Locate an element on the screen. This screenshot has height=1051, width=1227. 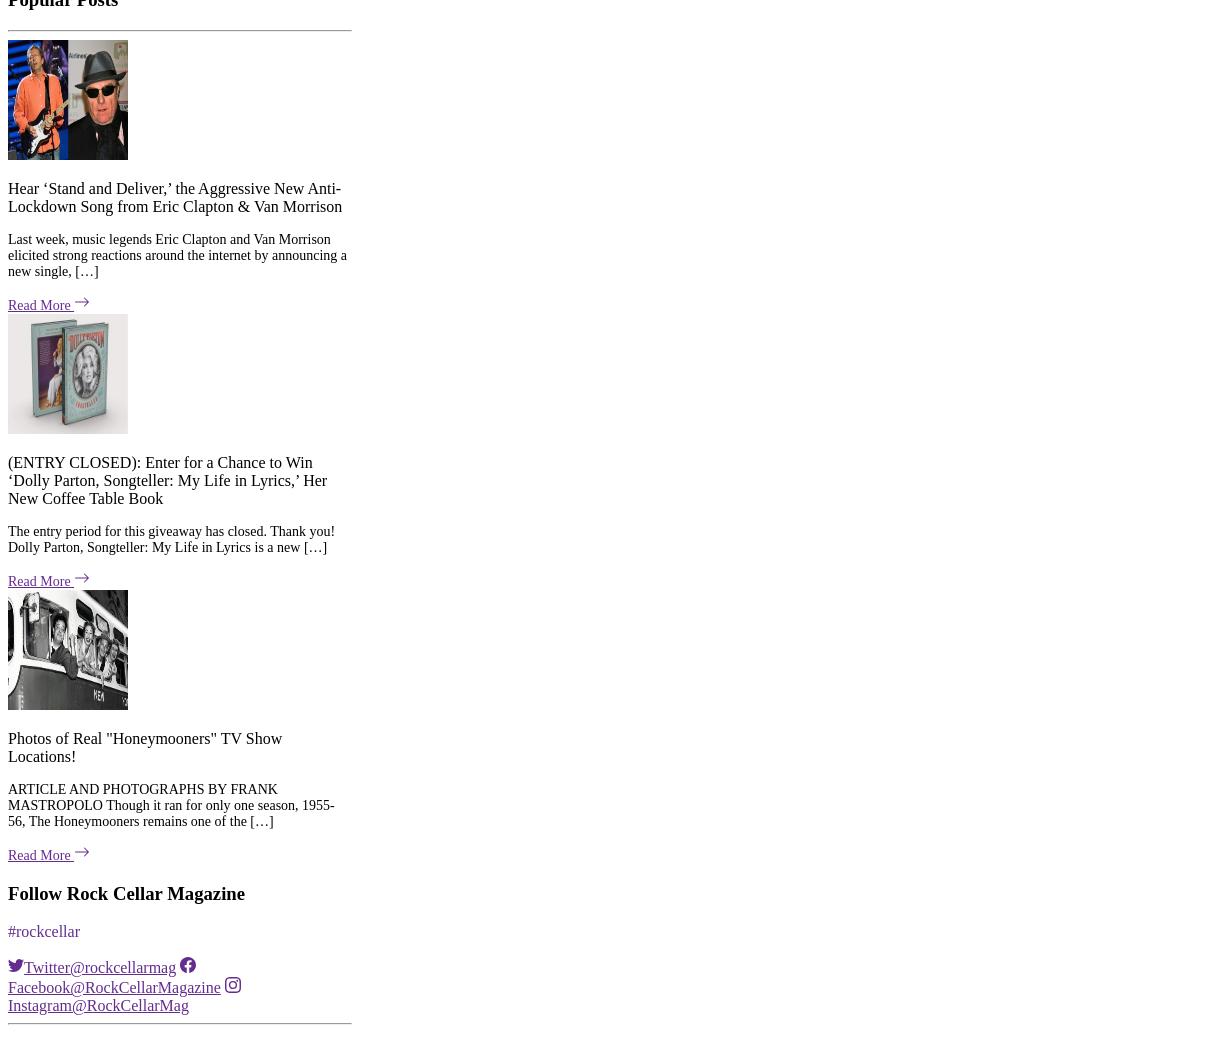
'Photos of Real "Honeymooners" TV Show Locations!' is located at coordinates (144, 445).